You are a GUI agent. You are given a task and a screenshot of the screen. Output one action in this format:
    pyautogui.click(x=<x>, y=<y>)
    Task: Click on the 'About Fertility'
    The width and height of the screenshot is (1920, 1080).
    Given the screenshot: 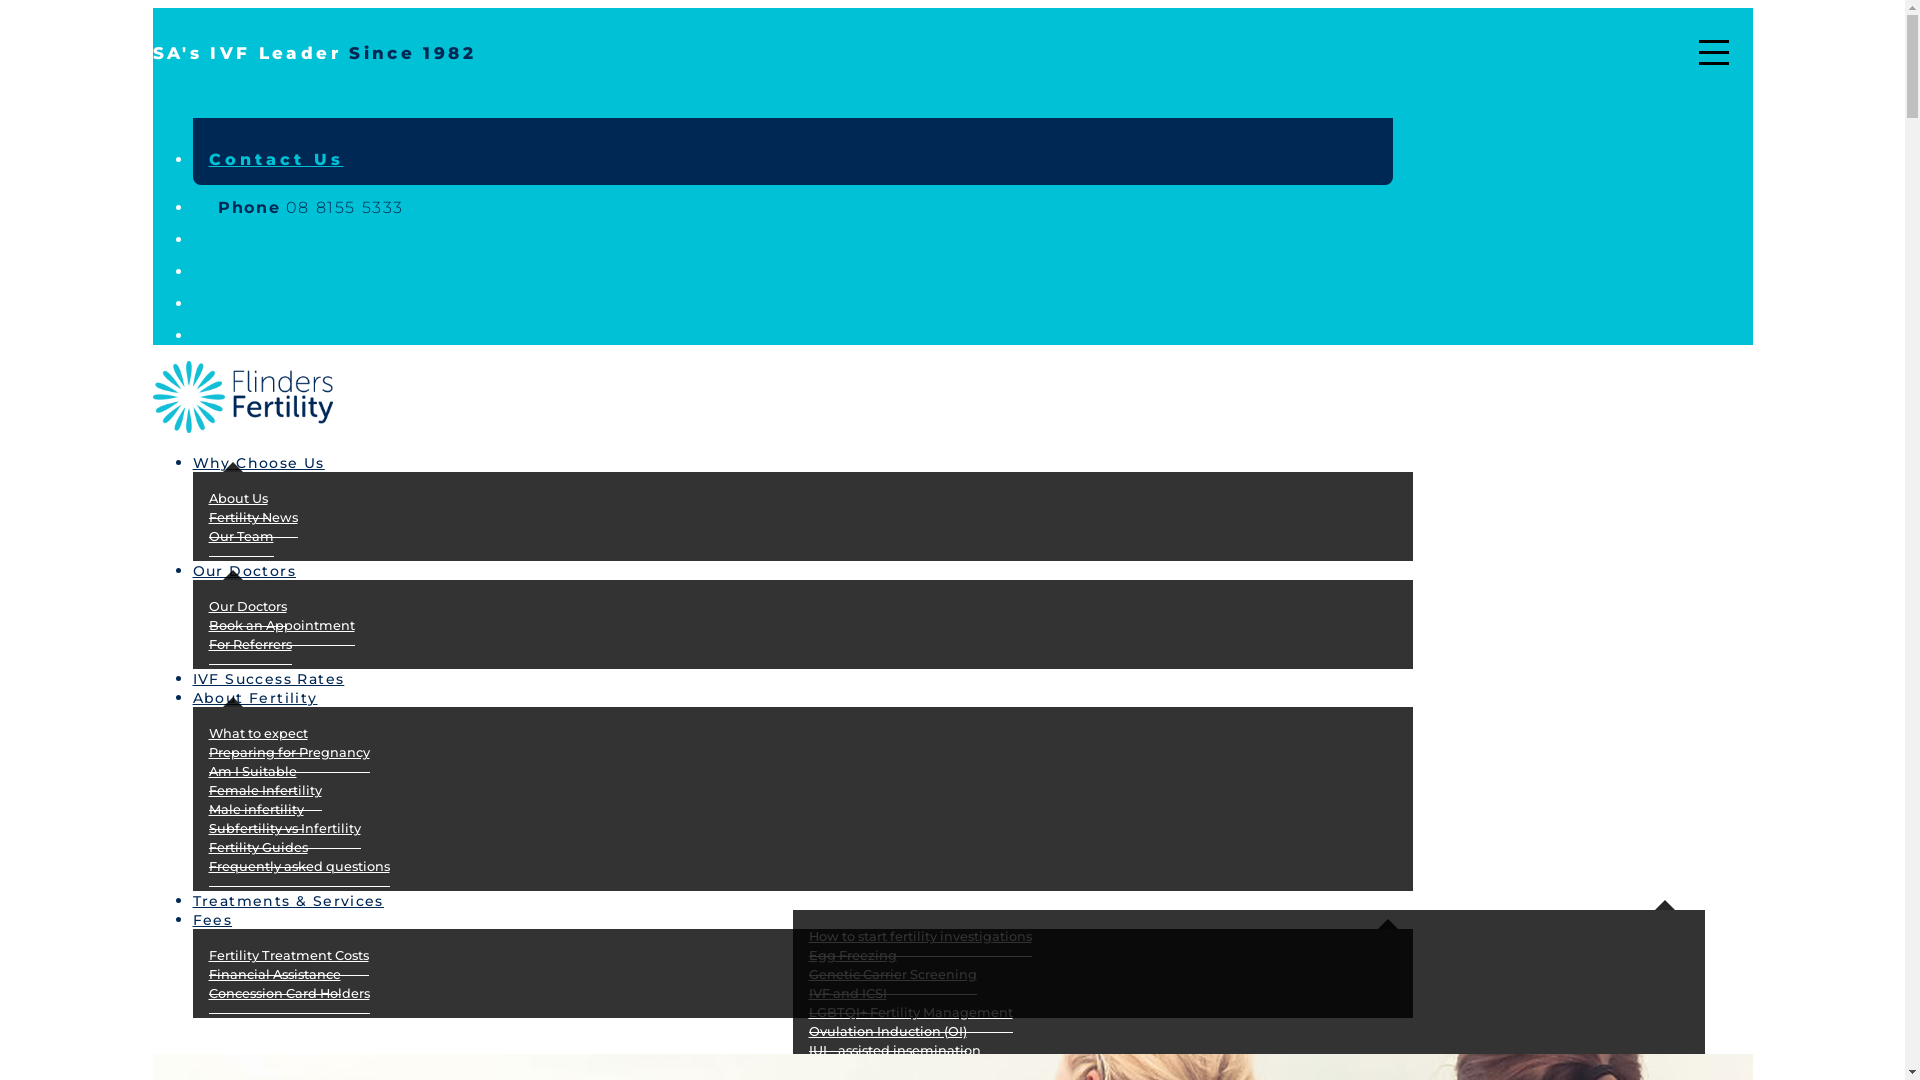 What is the action you would take?
    pyautogui.click(x=269, y=693)
    